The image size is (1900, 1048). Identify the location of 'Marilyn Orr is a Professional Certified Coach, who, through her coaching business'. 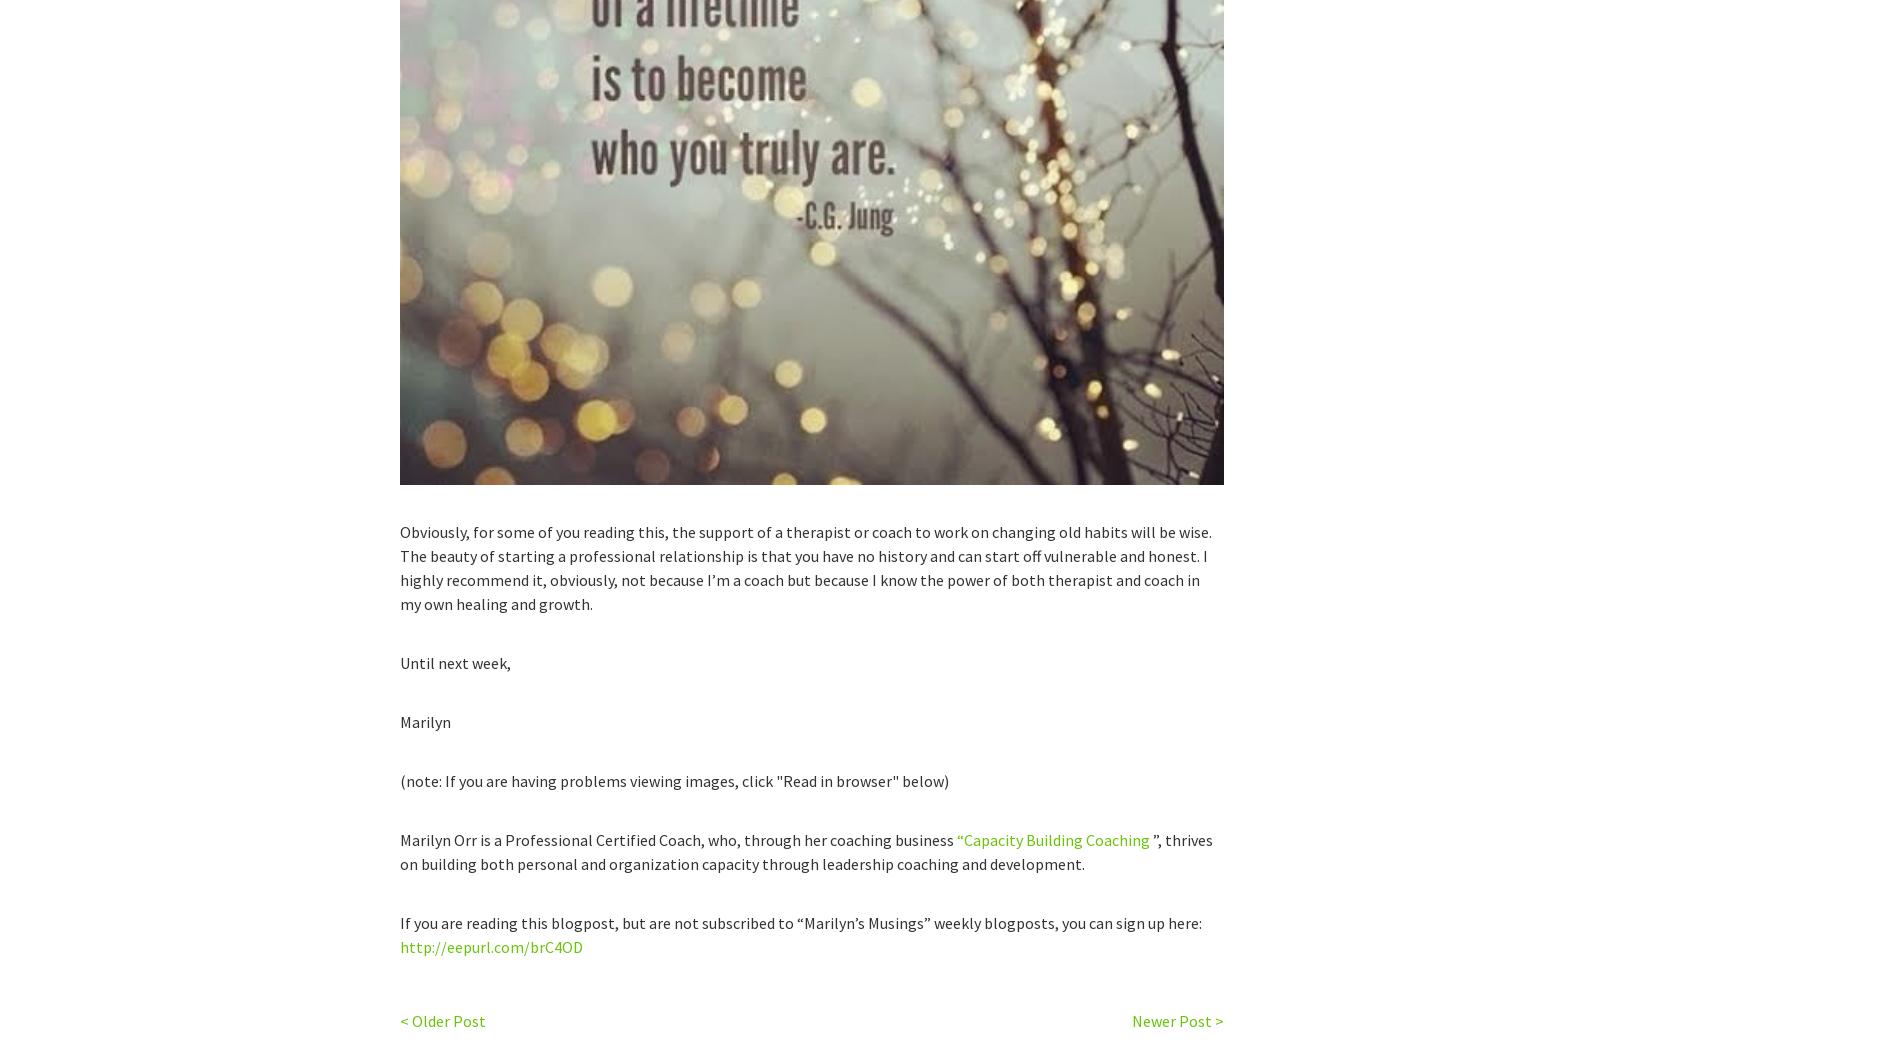
(678, 839).